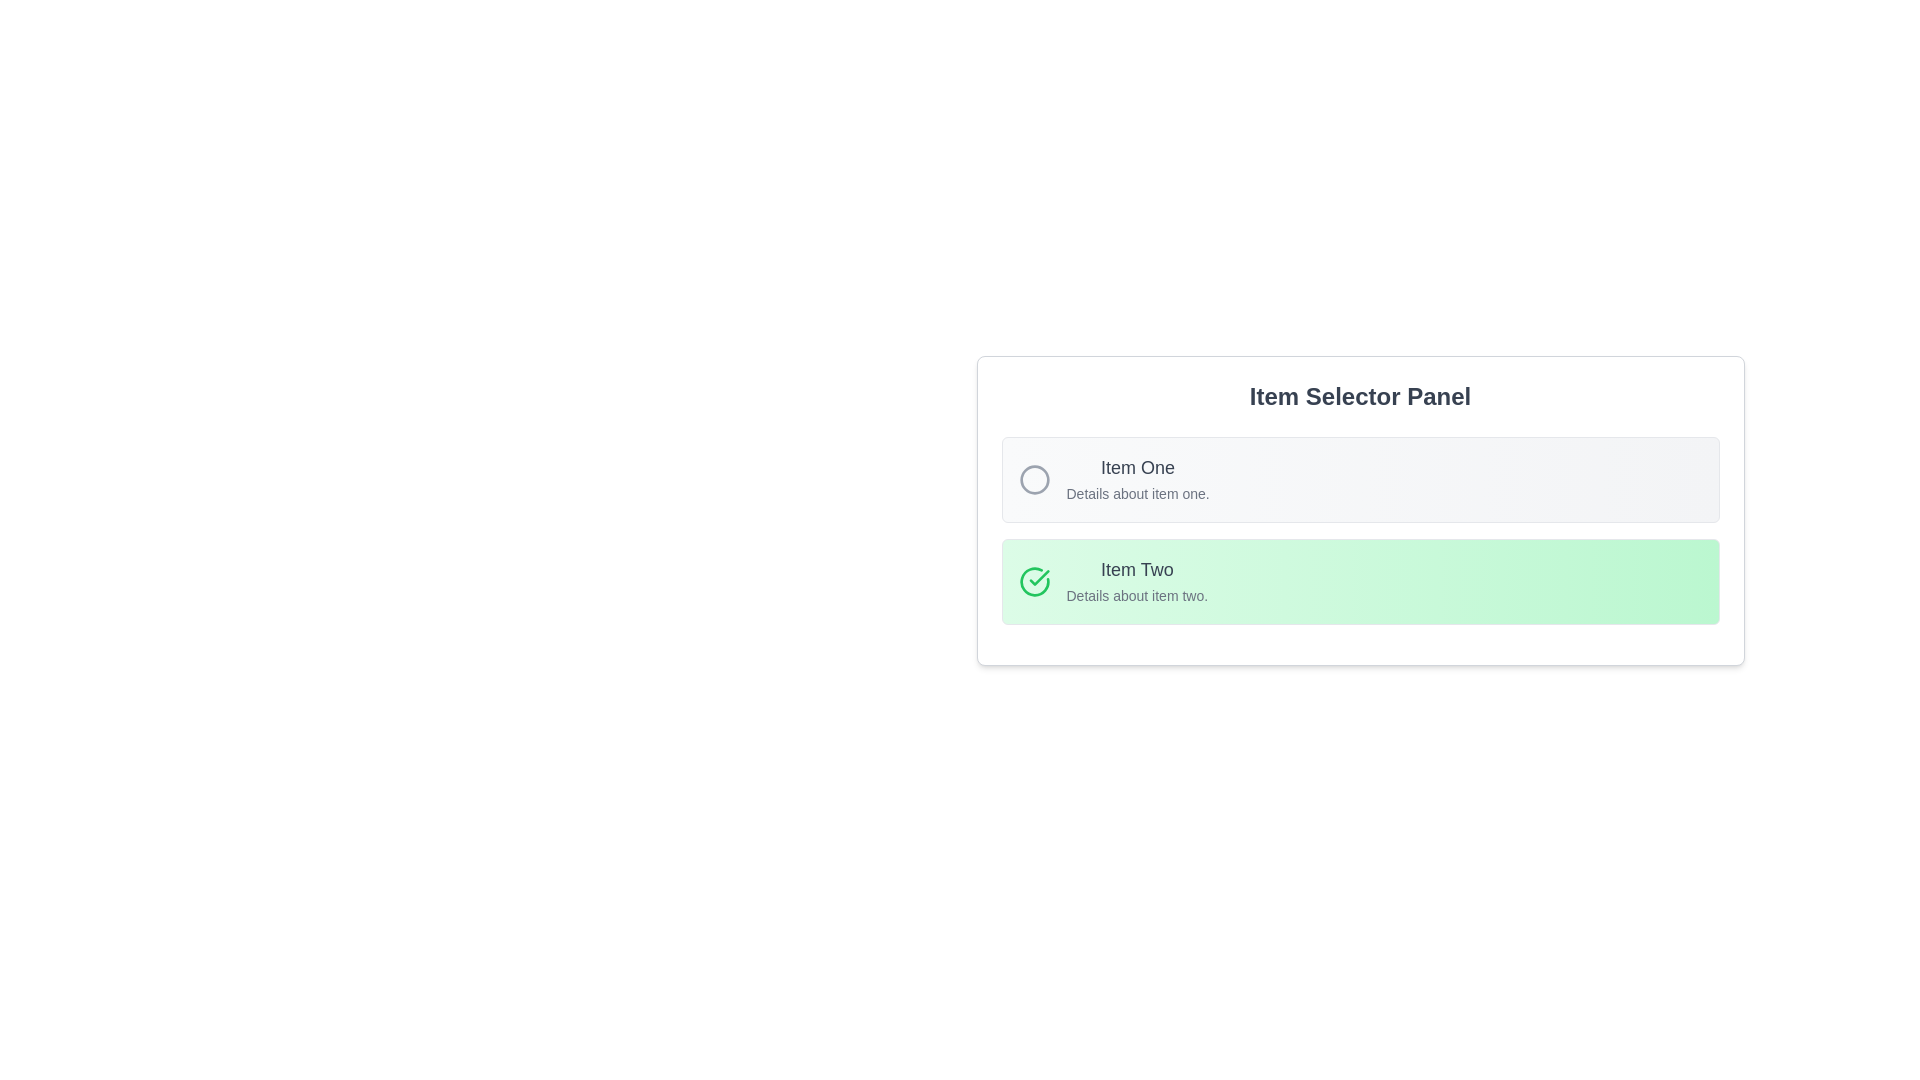 Image resolution: width=1920 pixels, height=1080 pixels. Describe the element at coordinates (1137, 582) in the screenshot. I see `the keyboard navigation on the text display block that shows details about 'Item Two' in the list of the 'Item Selector Panel'` at that location.